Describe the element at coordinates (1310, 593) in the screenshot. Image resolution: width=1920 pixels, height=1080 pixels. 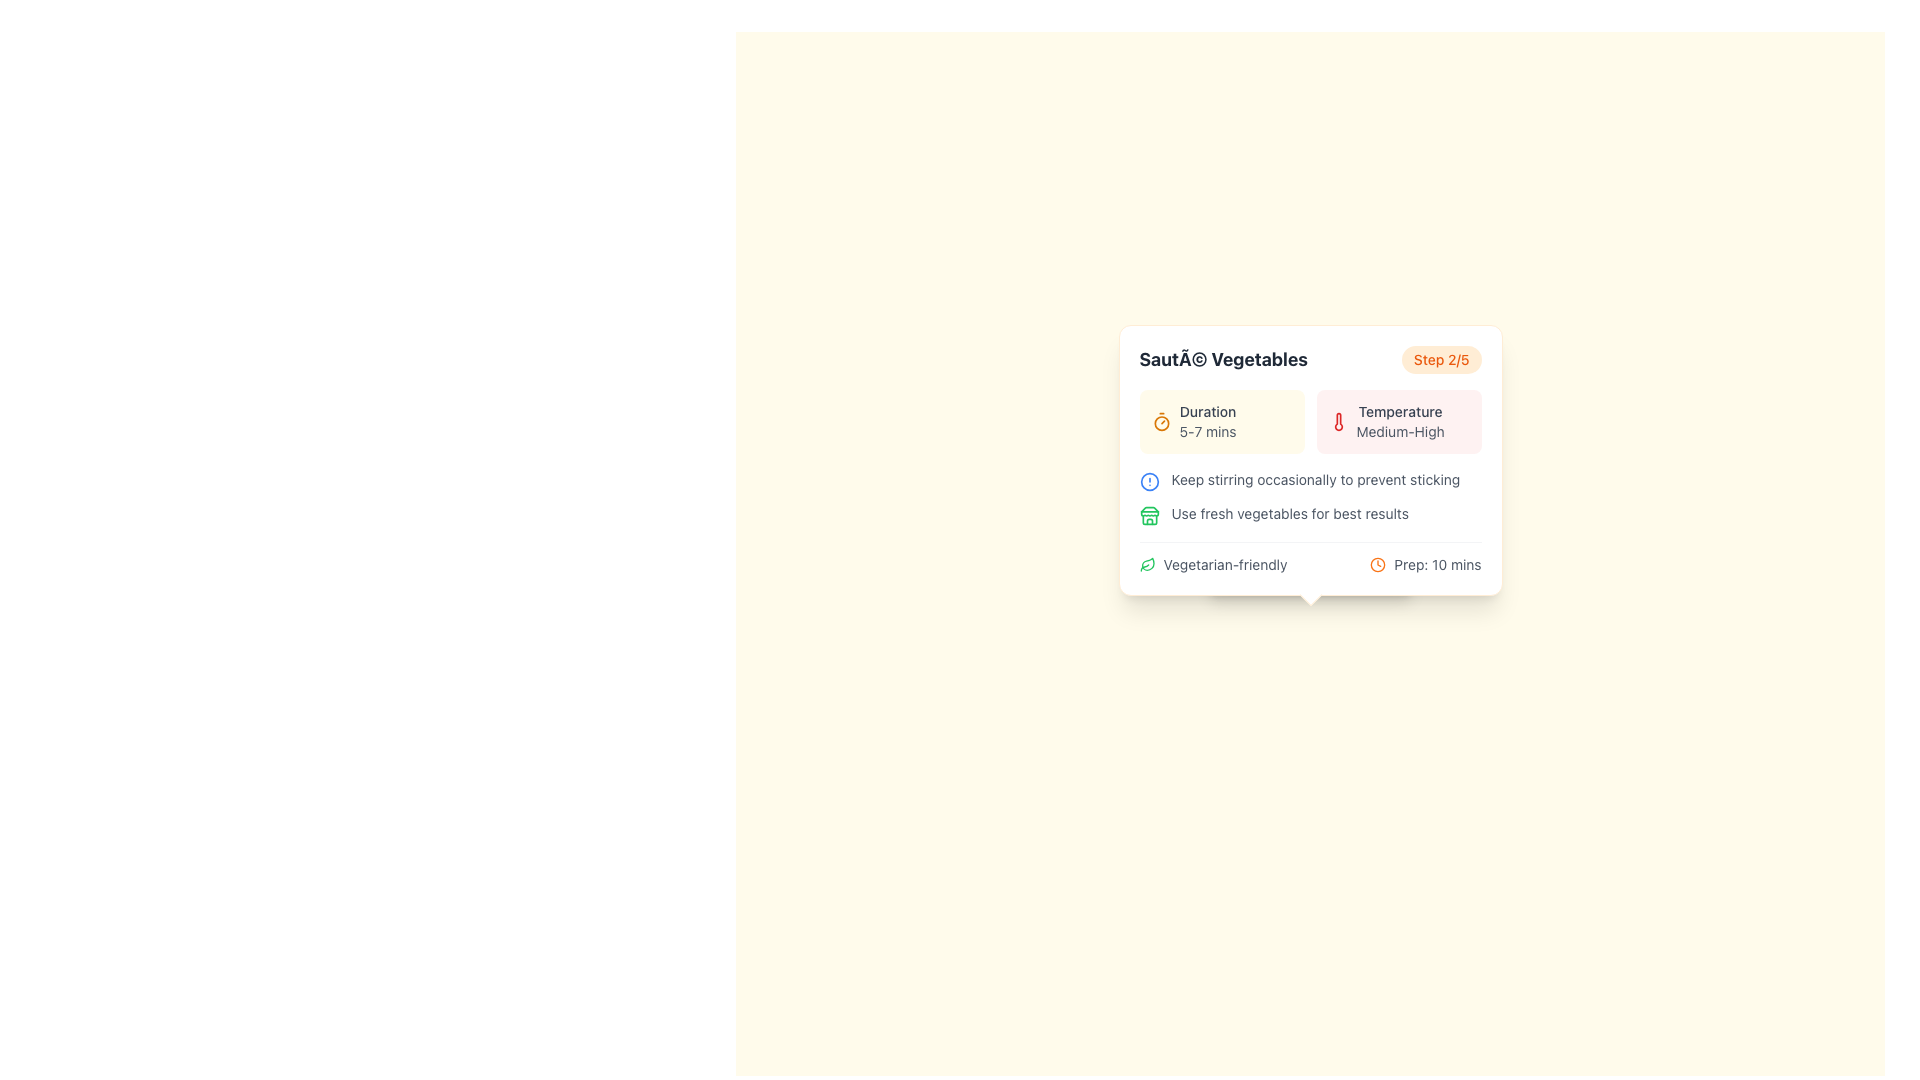
I see `the decorative pointer or indicator, which is a small square with a white background and light orange borders, located below the 'Vegetarian-friendly Prep: 10 mins' information section in the 'Sauté Vegetables Step 2/5' modal` at that location.